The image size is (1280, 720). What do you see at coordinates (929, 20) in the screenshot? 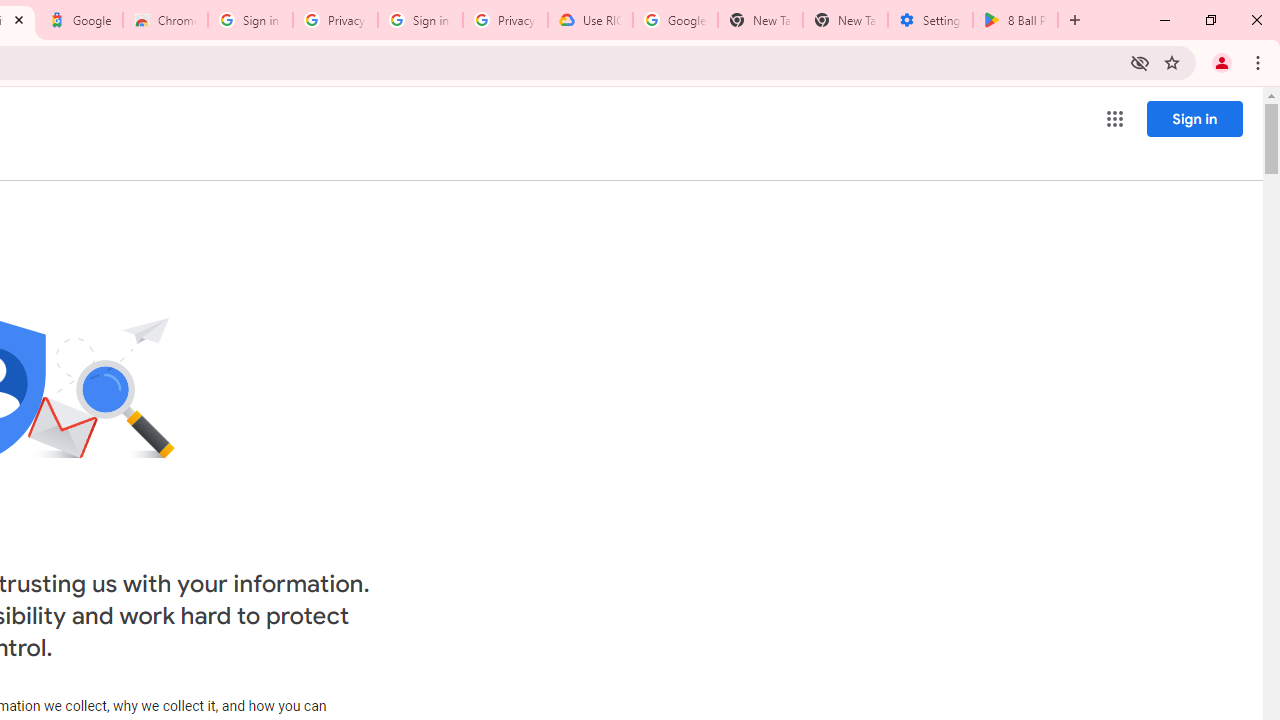
I see `'Settings - System'` at bounding box center [929, 20].